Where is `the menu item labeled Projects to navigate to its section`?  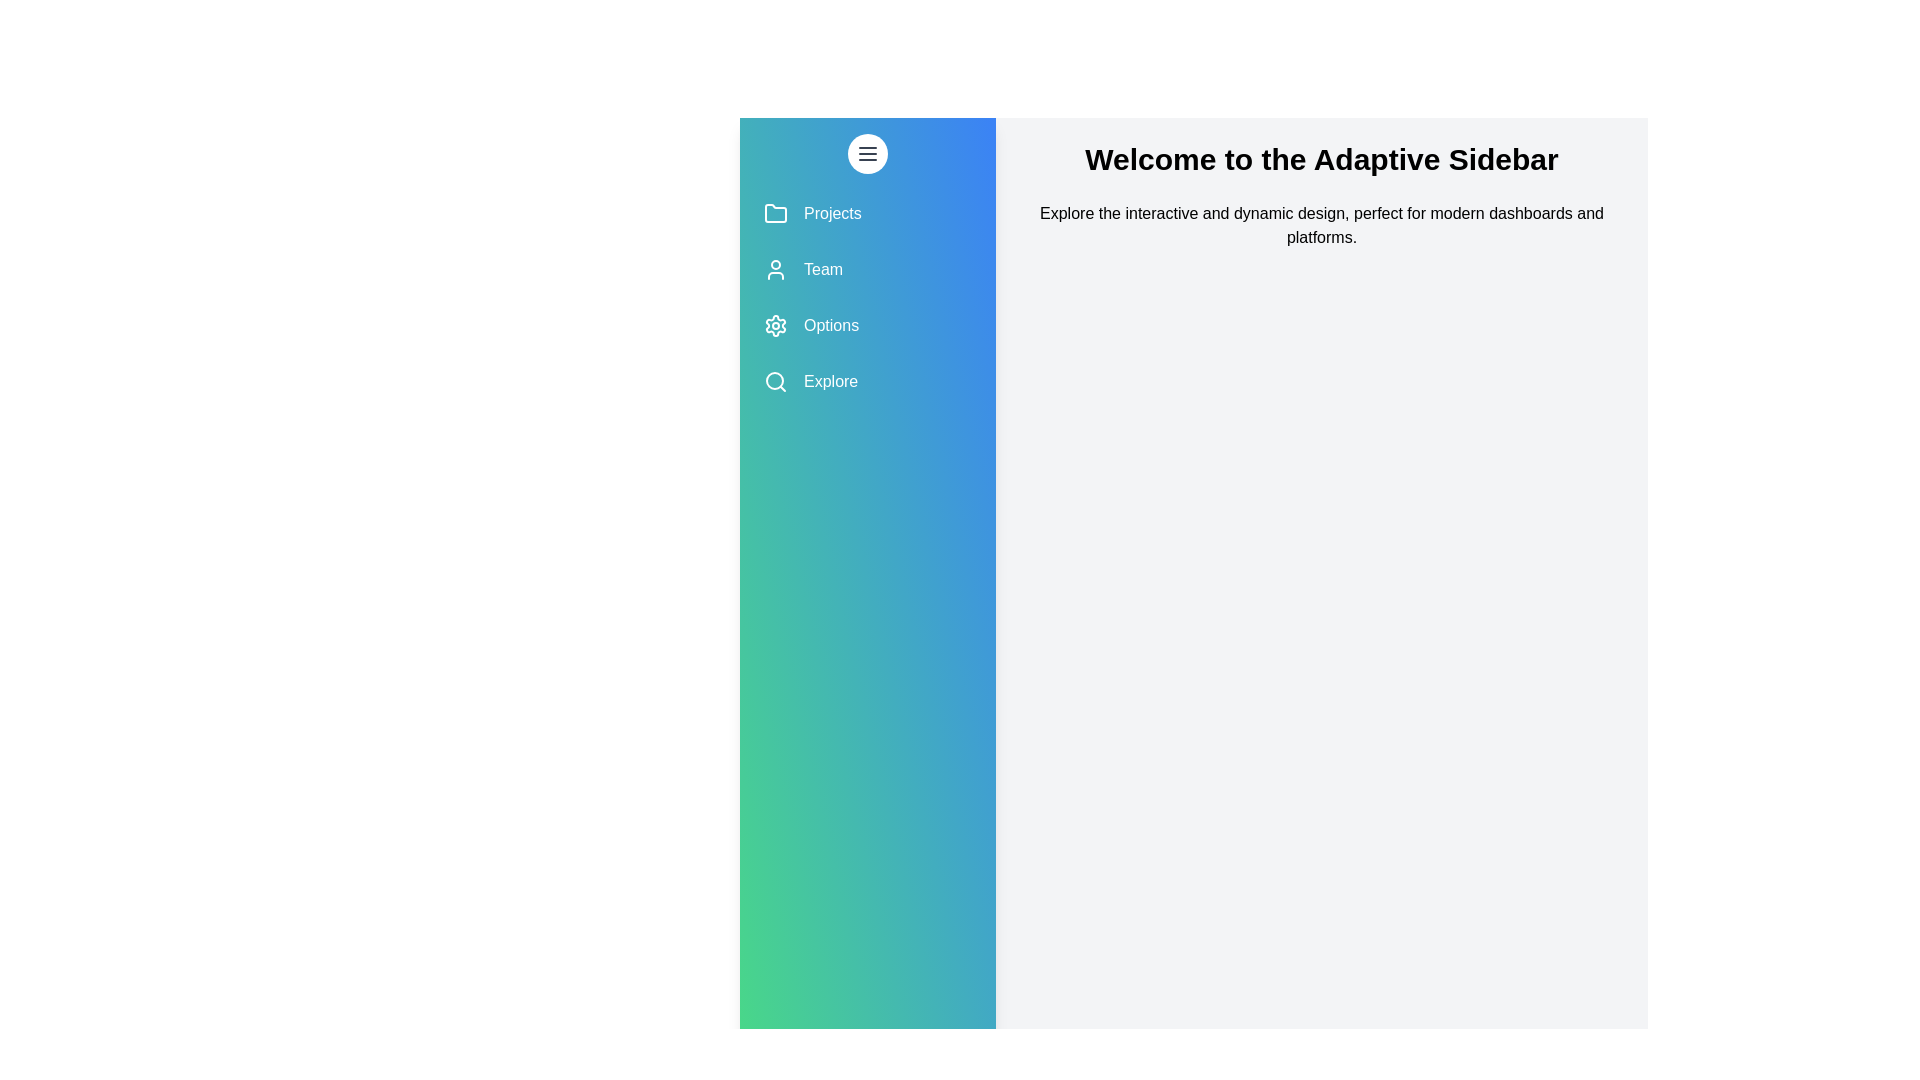
the menu item labeled Projects to navigate to its section is located at coordinates (868, 213).